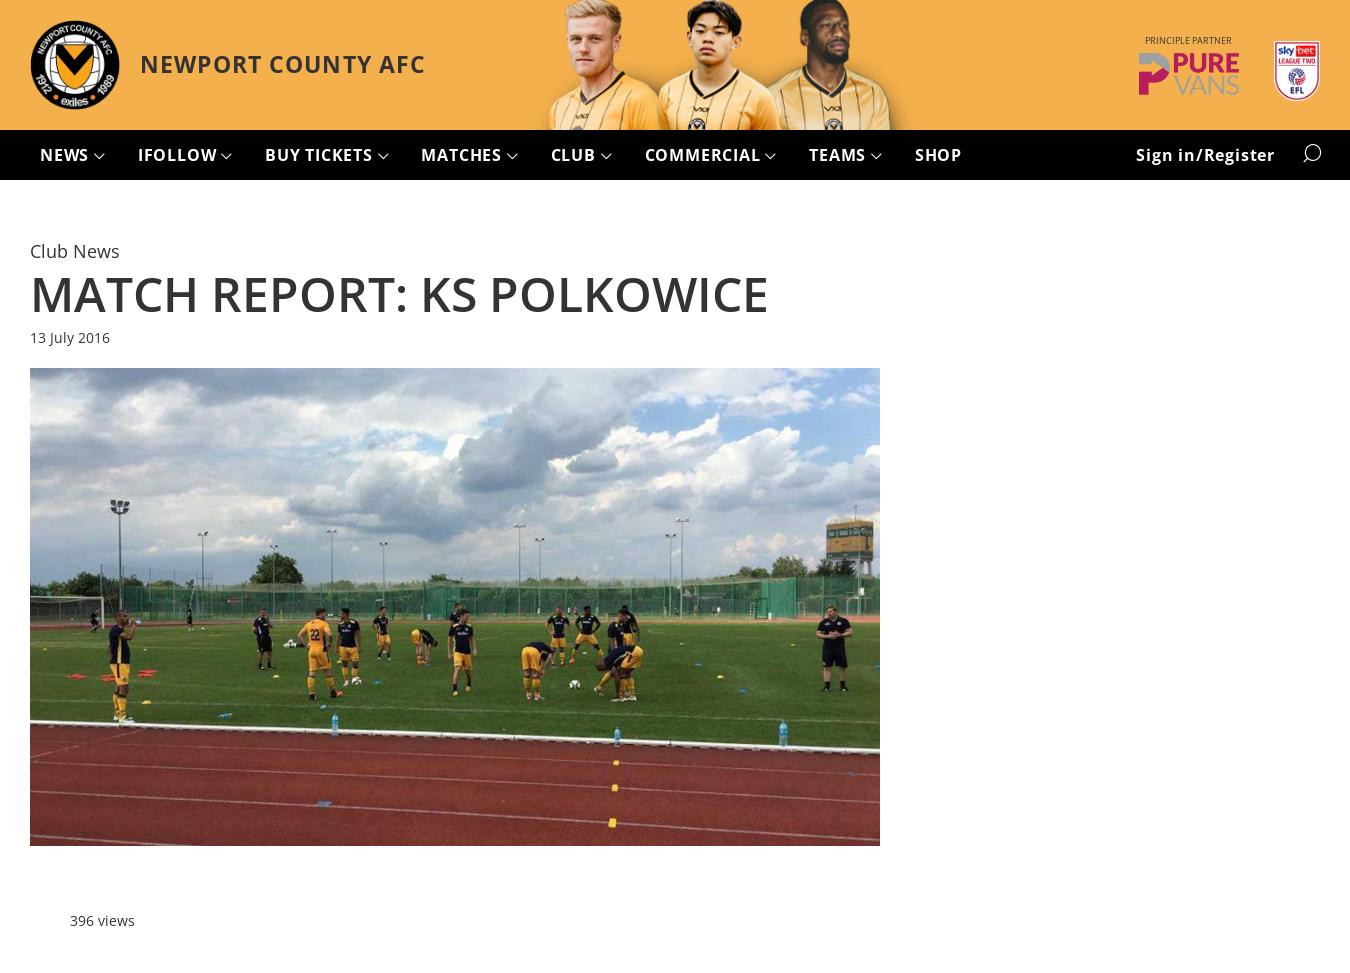 The image size is (1350, 973). I want to click on 'IFOLLOW', so click(179, 154).